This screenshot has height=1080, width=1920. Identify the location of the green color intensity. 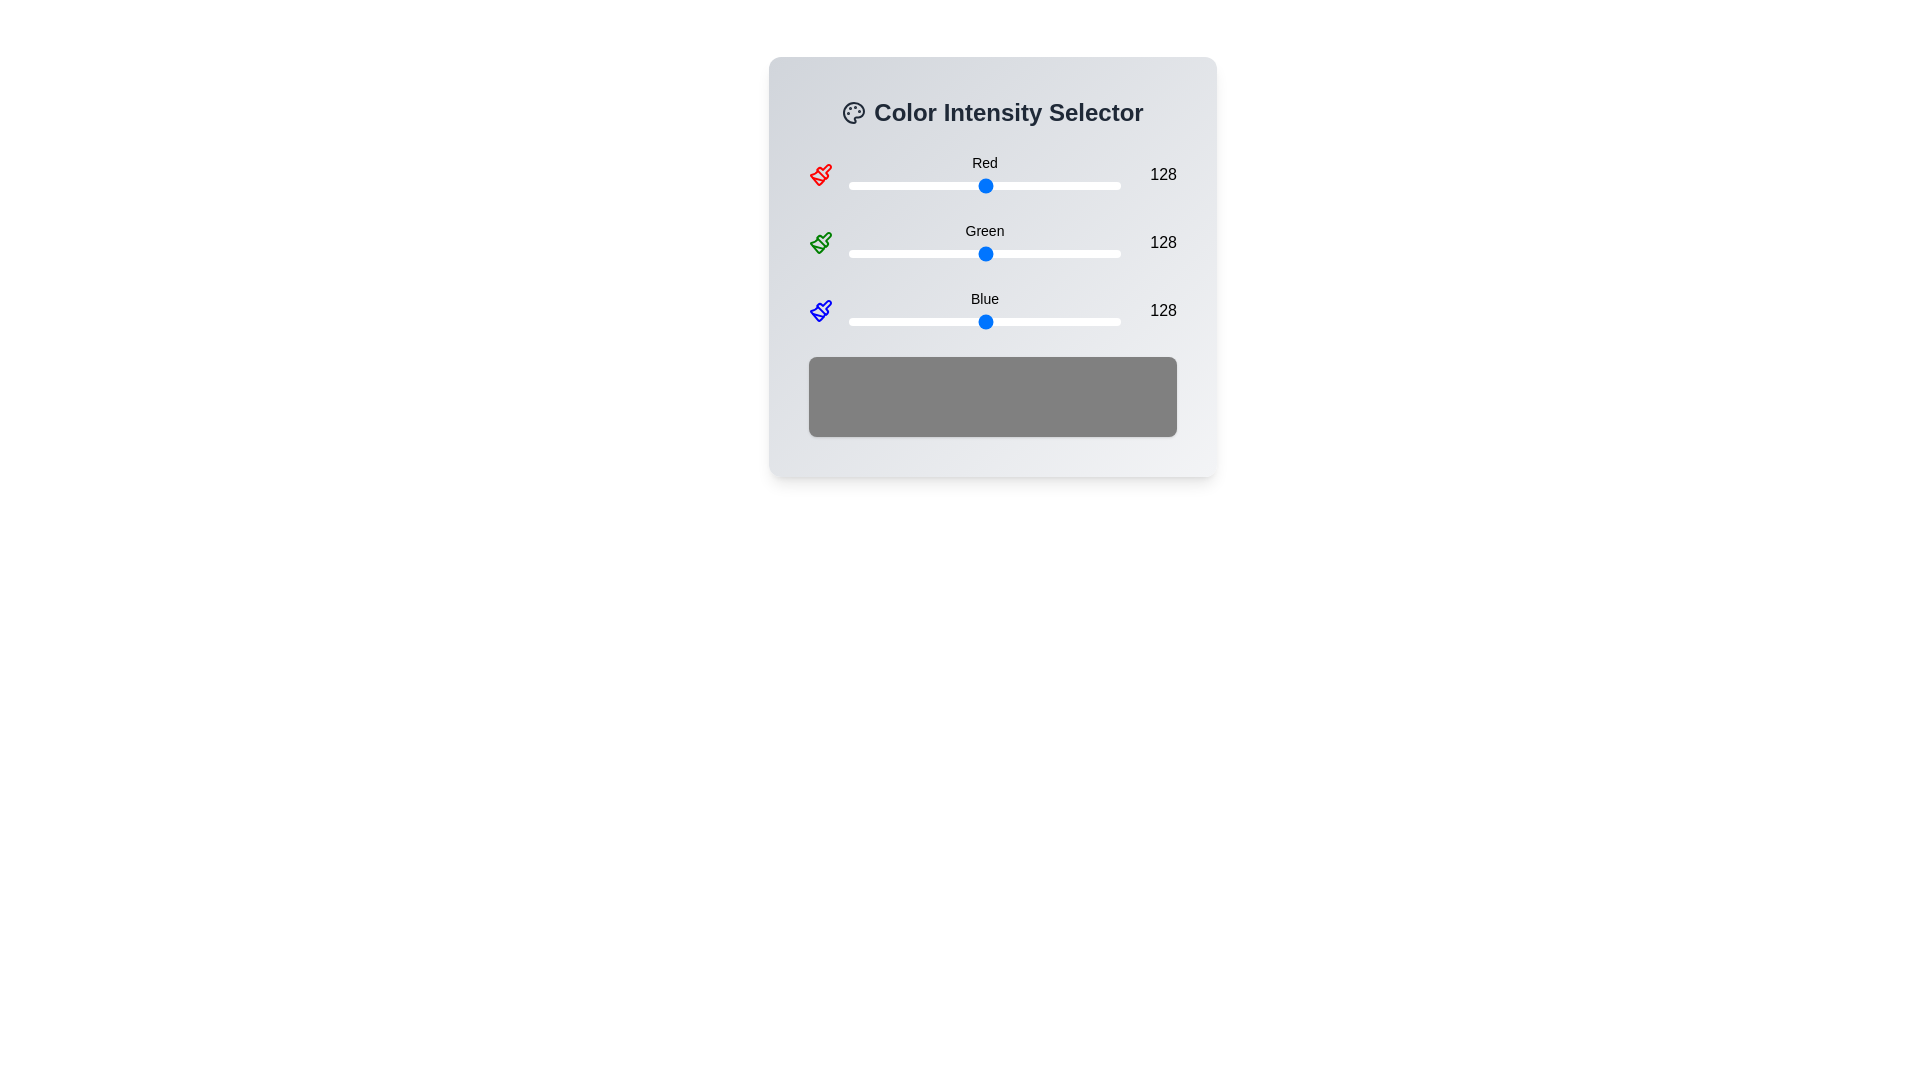
(1003, 253).